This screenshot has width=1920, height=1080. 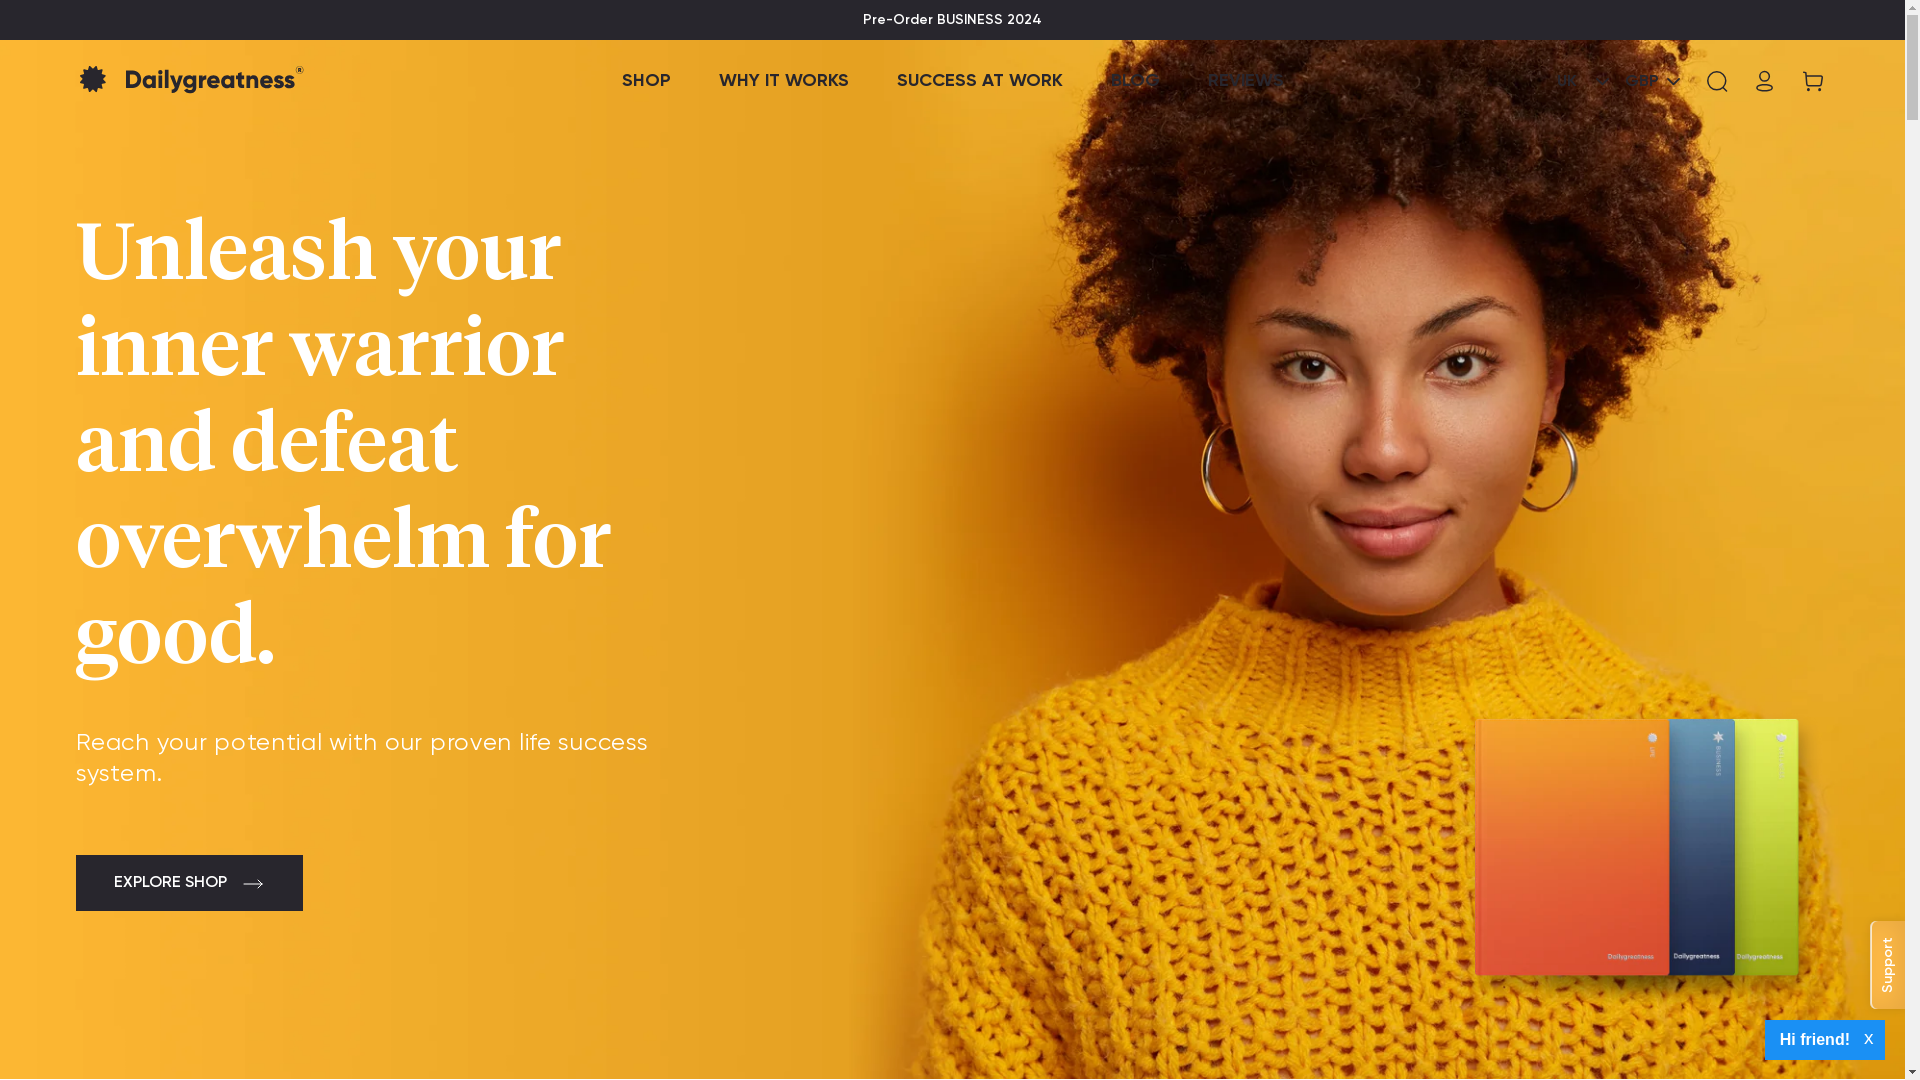 I want to click on 'BLOG', so click(x=1134, y=80).